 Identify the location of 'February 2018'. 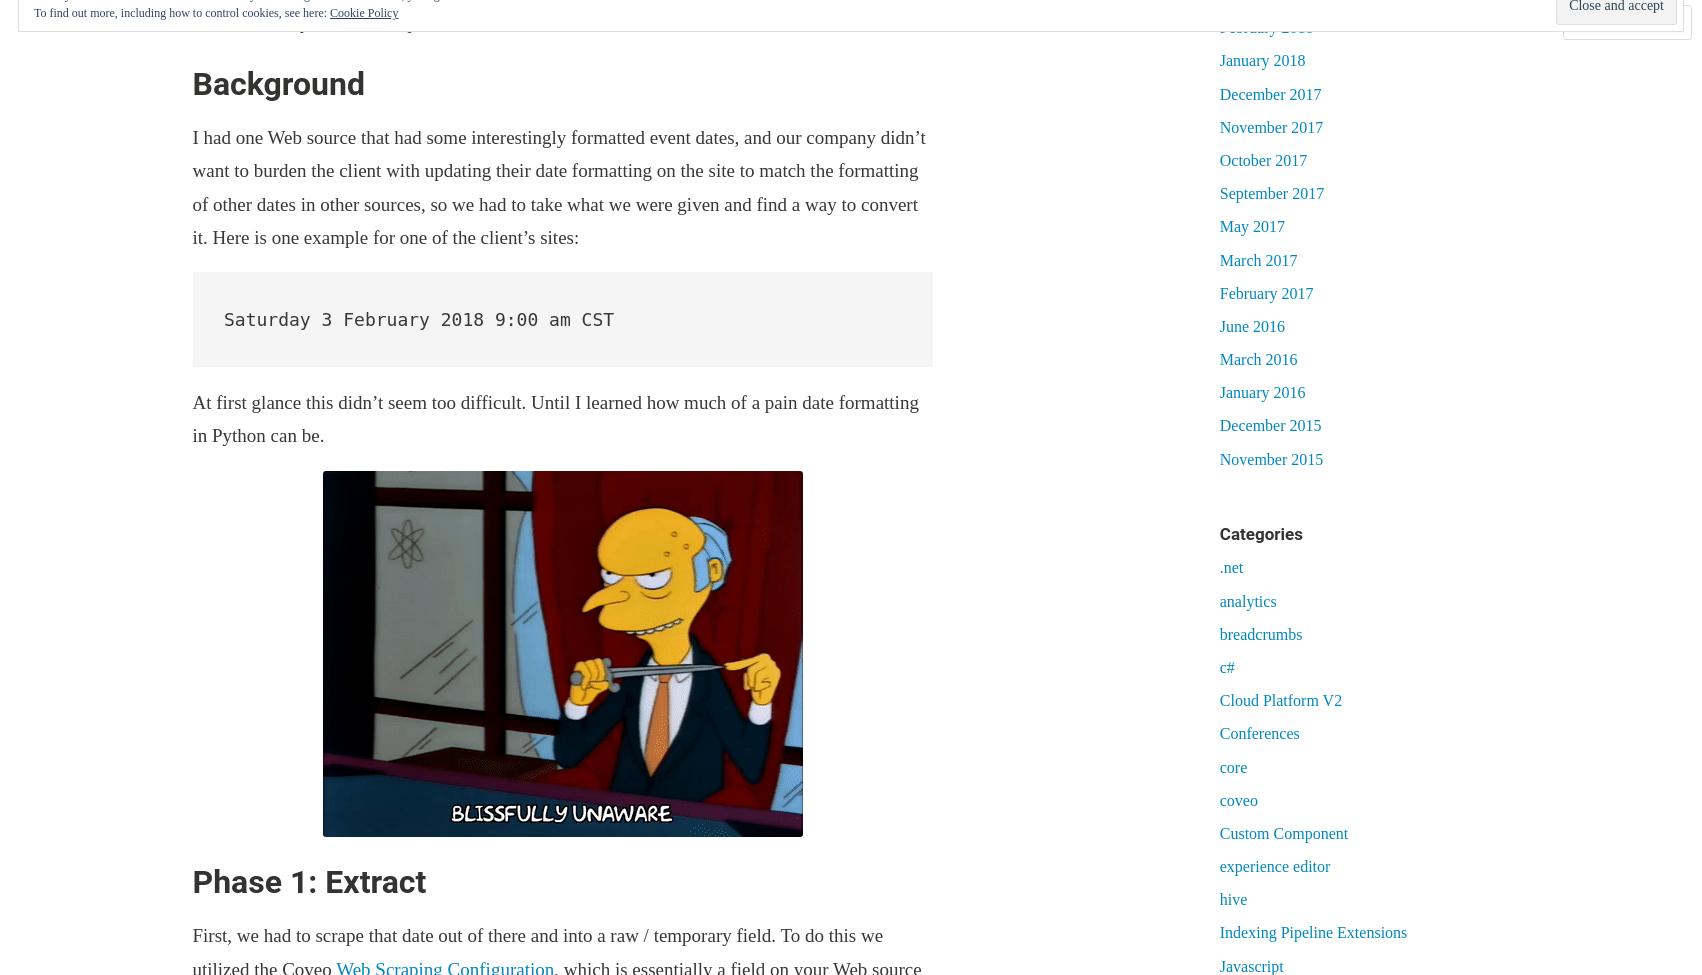
(1218, 27).